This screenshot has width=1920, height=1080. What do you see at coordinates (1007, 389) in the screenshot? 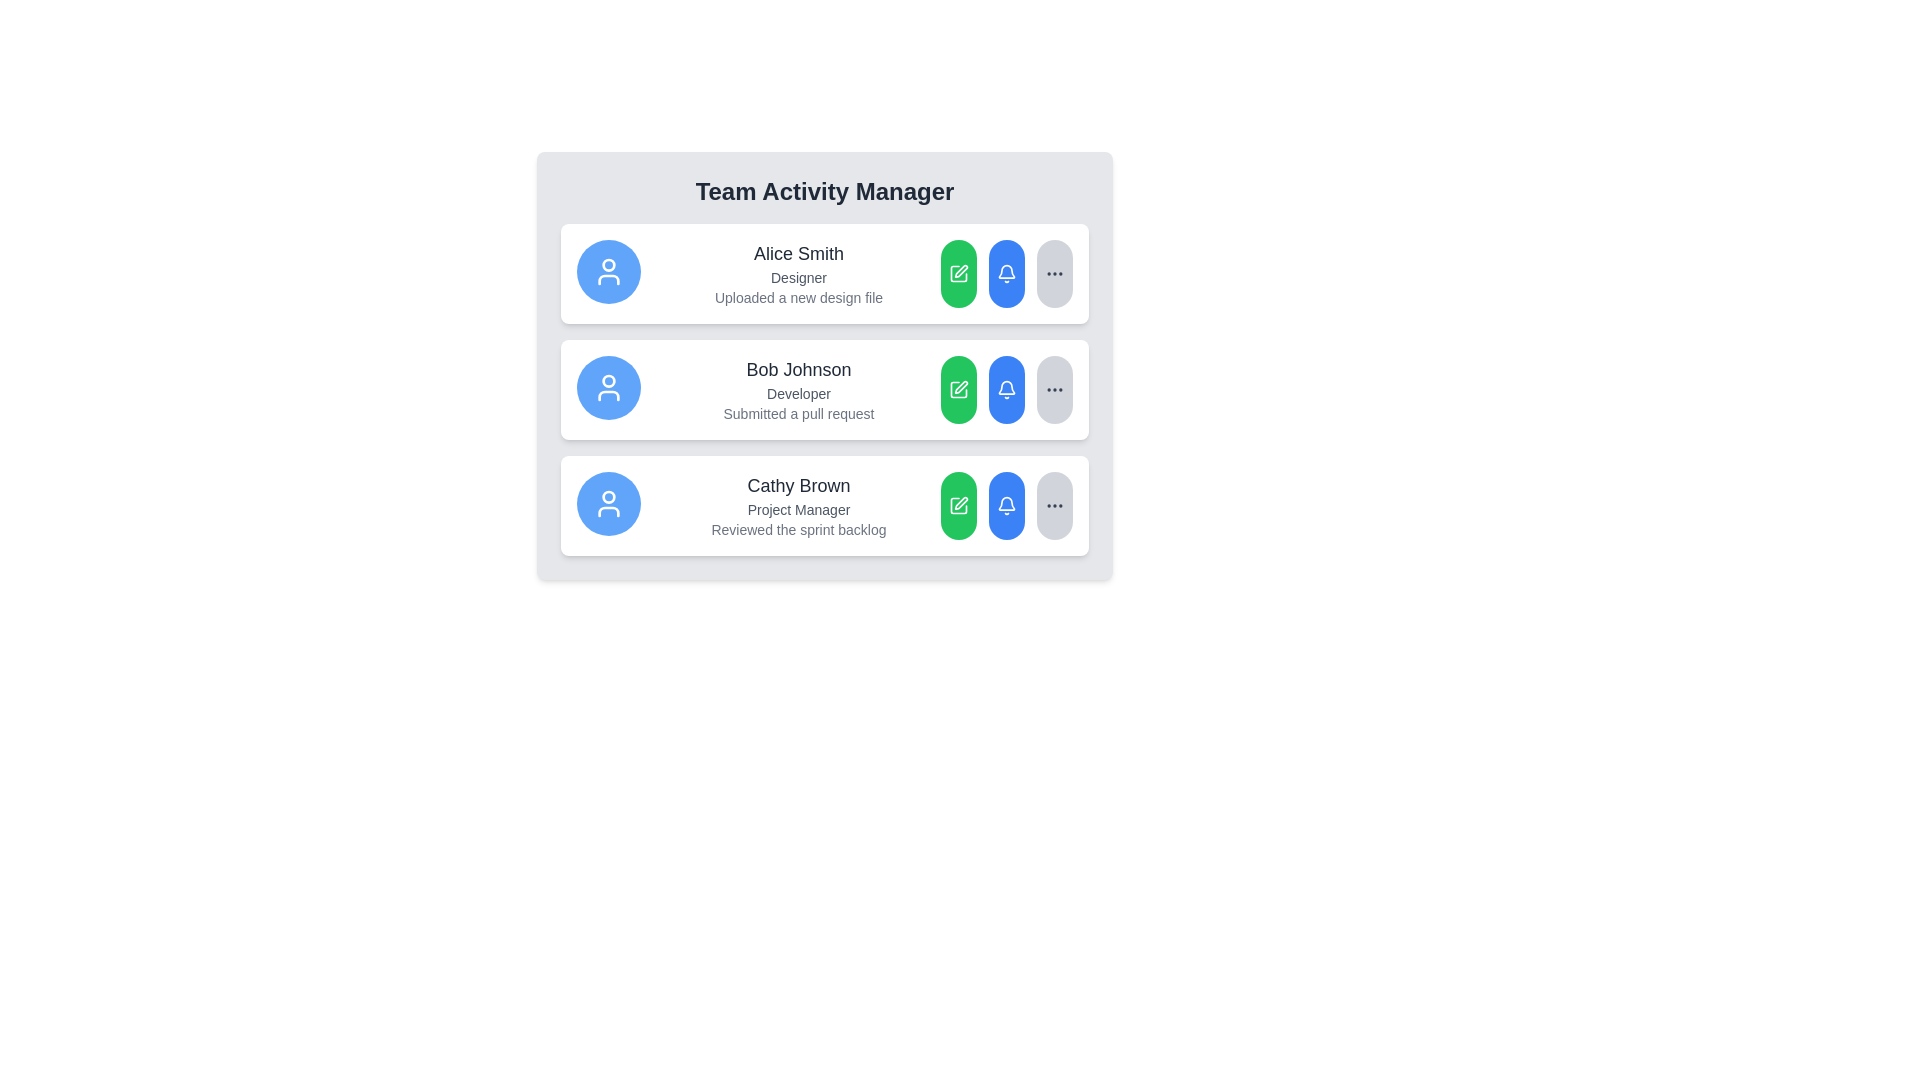
I see `the third circular button with a blue background and a white bell icon in the 'Team Activity Manager' section to observe the hover effect` at bounding box center [1007, 389].